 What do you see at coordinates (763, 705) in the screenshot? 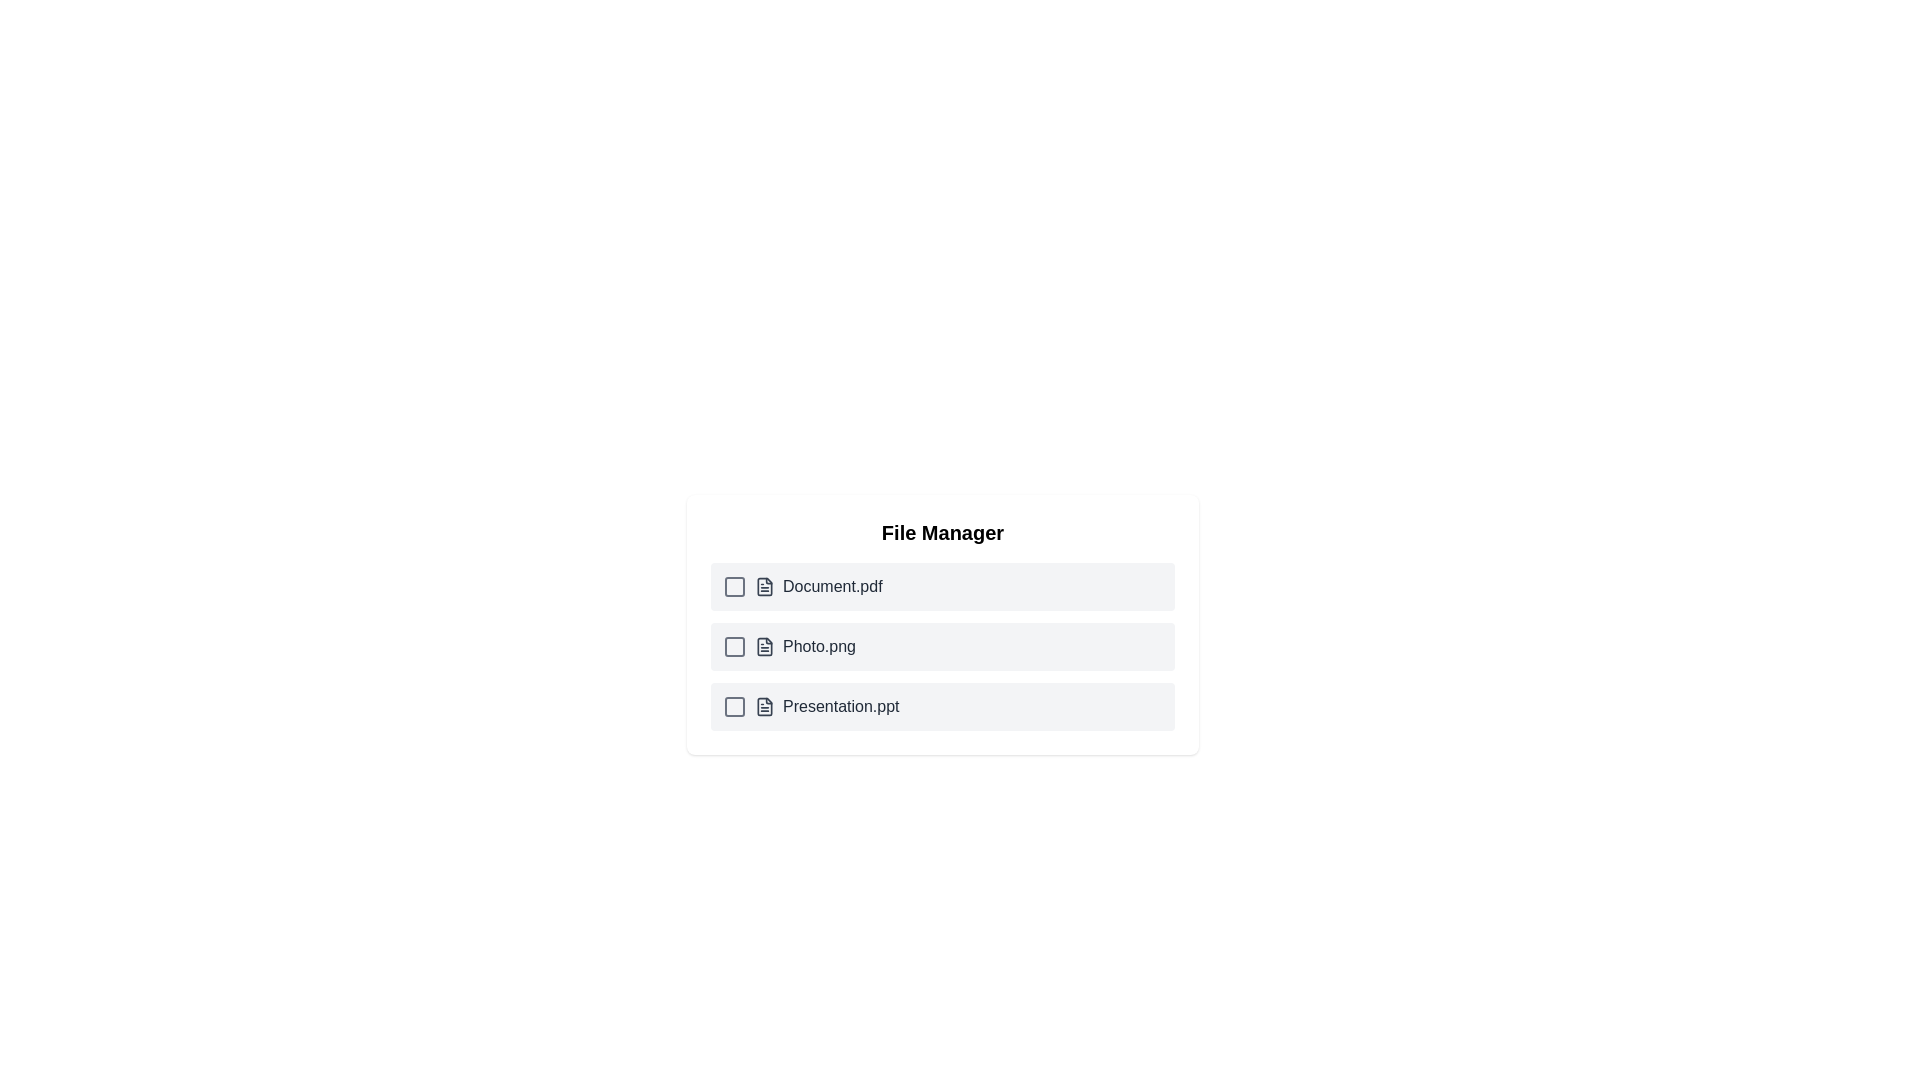
I see `the file icon resembling a document with text lines, which is located to the left of 'Presentation.ppt' in the third row of a file management interface` at bounding box center [763, 705].